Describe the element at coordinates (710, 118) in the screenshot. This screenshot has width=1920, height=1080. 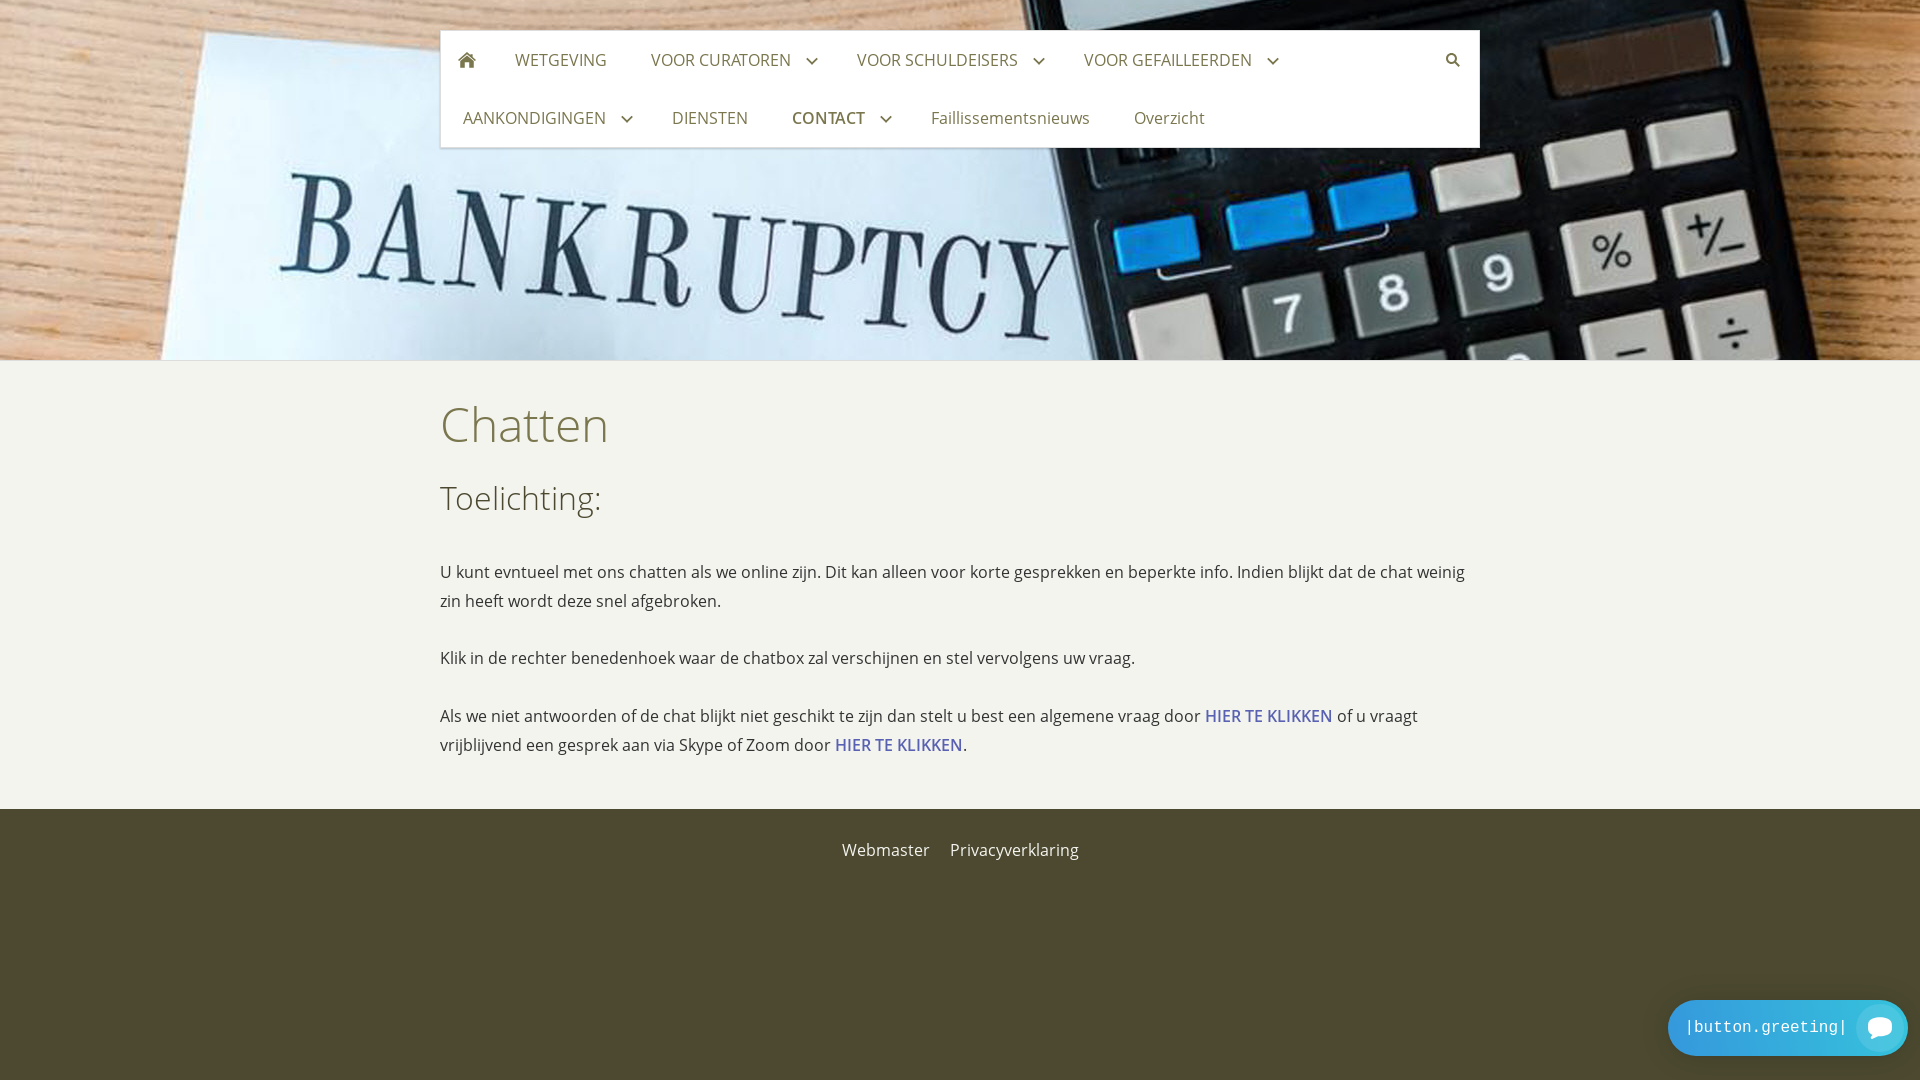
I see `'DIENSTEN'` at that location.